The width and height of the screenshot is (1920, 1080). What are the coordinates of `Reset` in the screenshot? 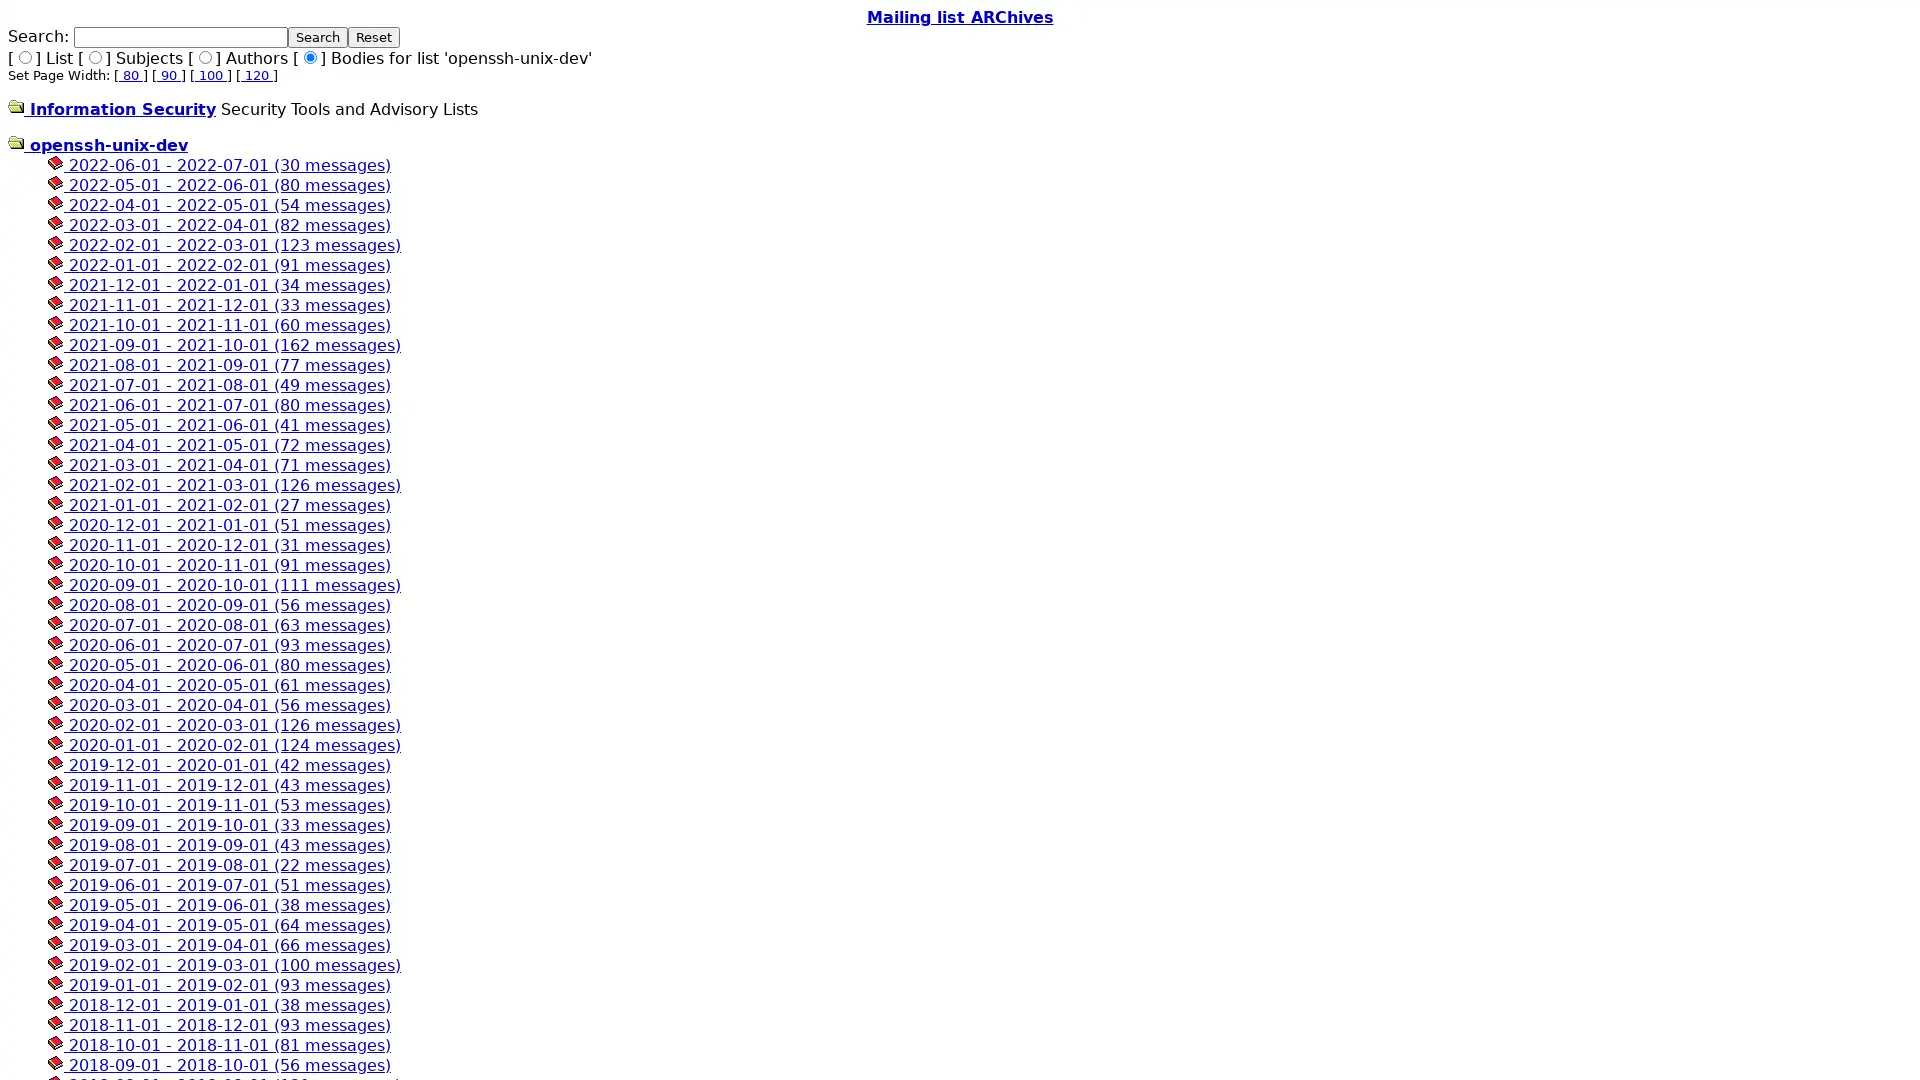 It's located at (374, 37).